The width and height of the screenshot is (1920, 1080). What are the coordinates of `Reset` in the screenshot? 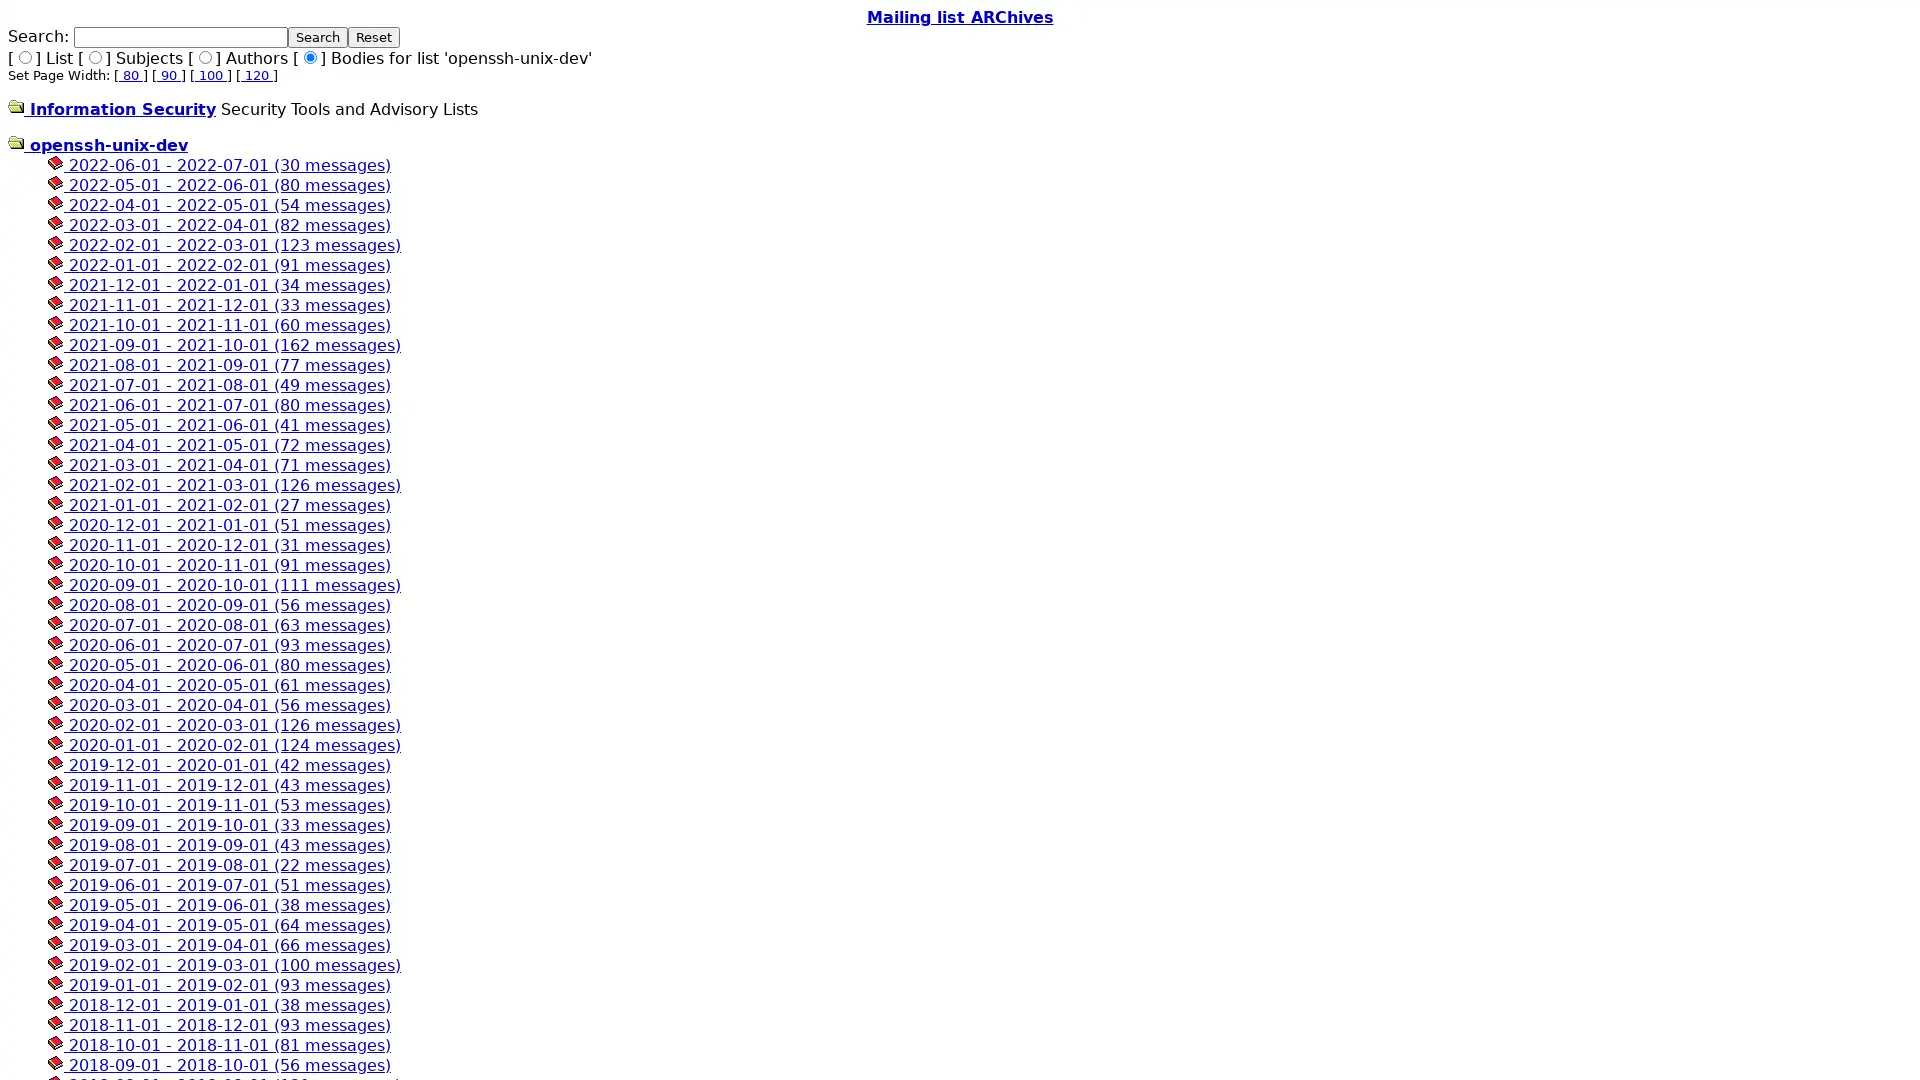 It's located at (374, 37).